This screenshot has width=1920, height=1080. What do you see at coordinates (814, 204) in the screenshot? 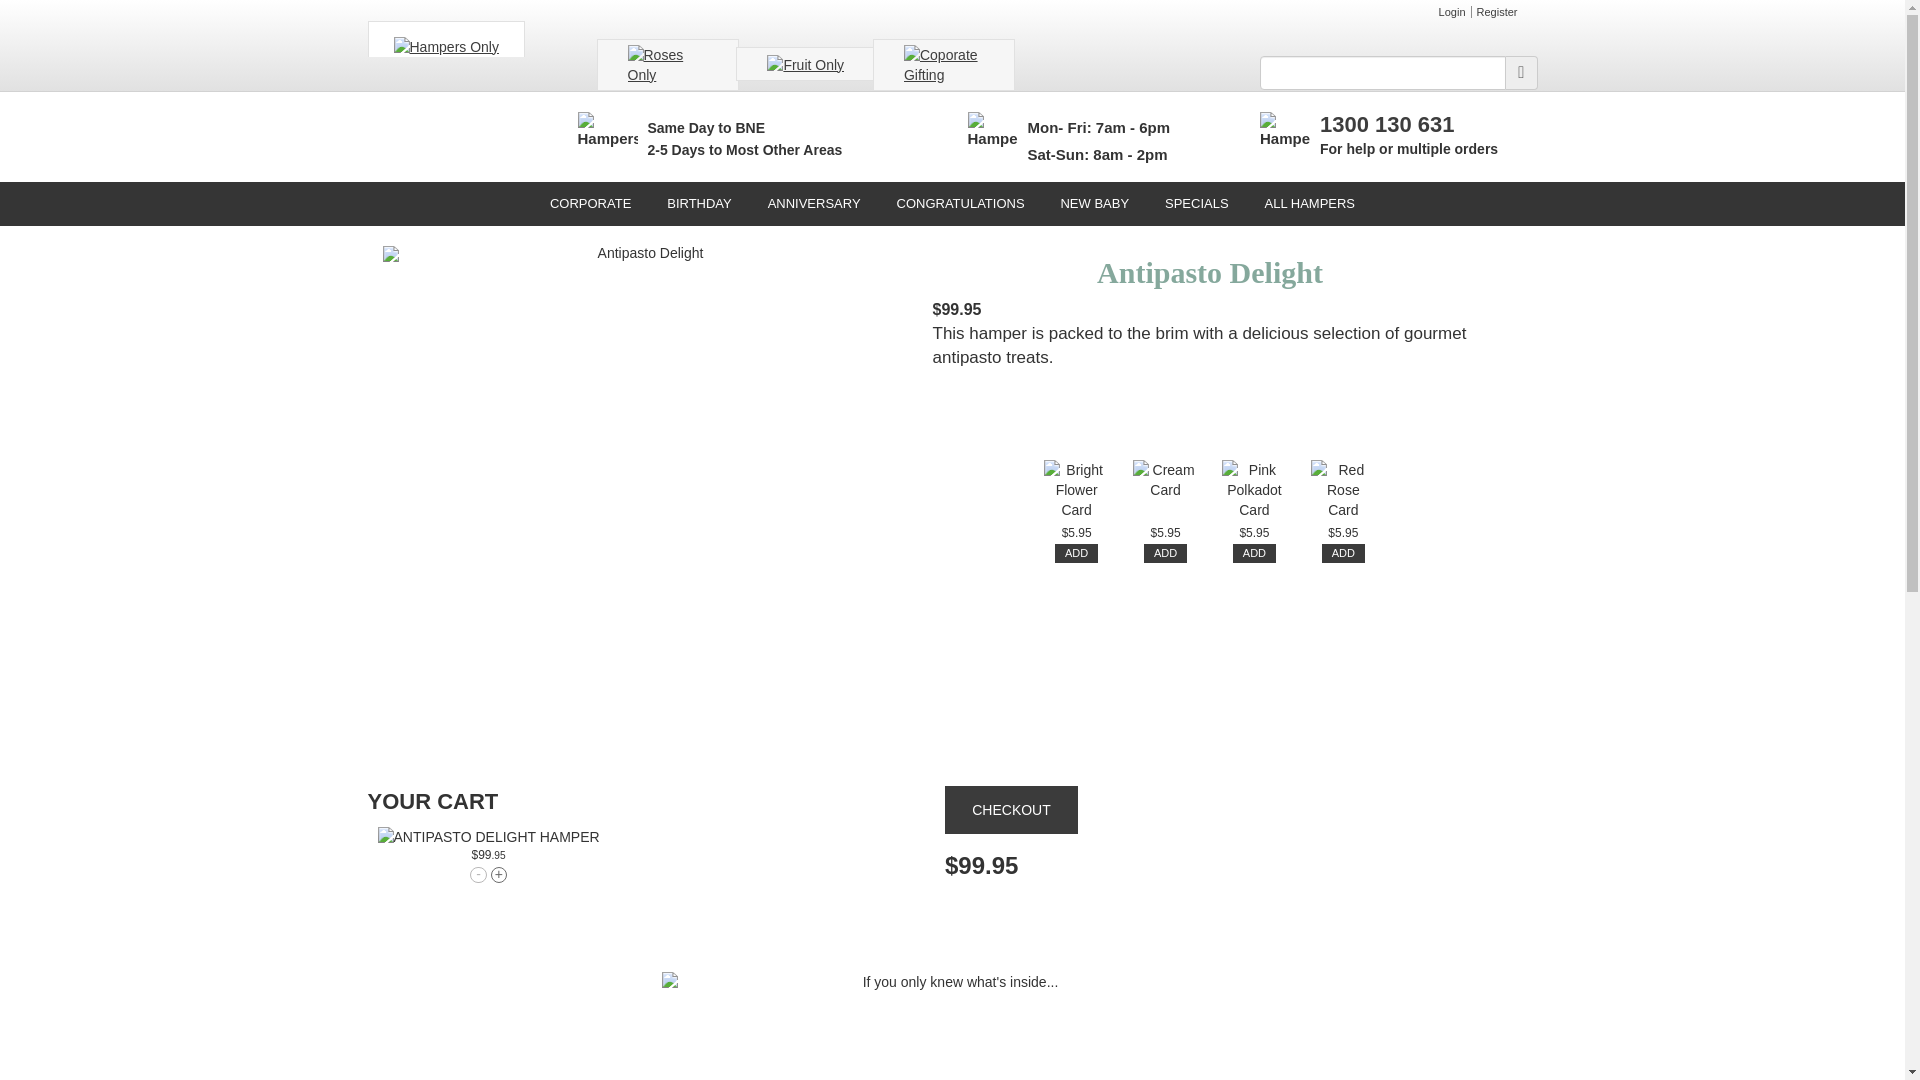
I see `'ANNIVERSARY'` at bounding box center [814, 204].